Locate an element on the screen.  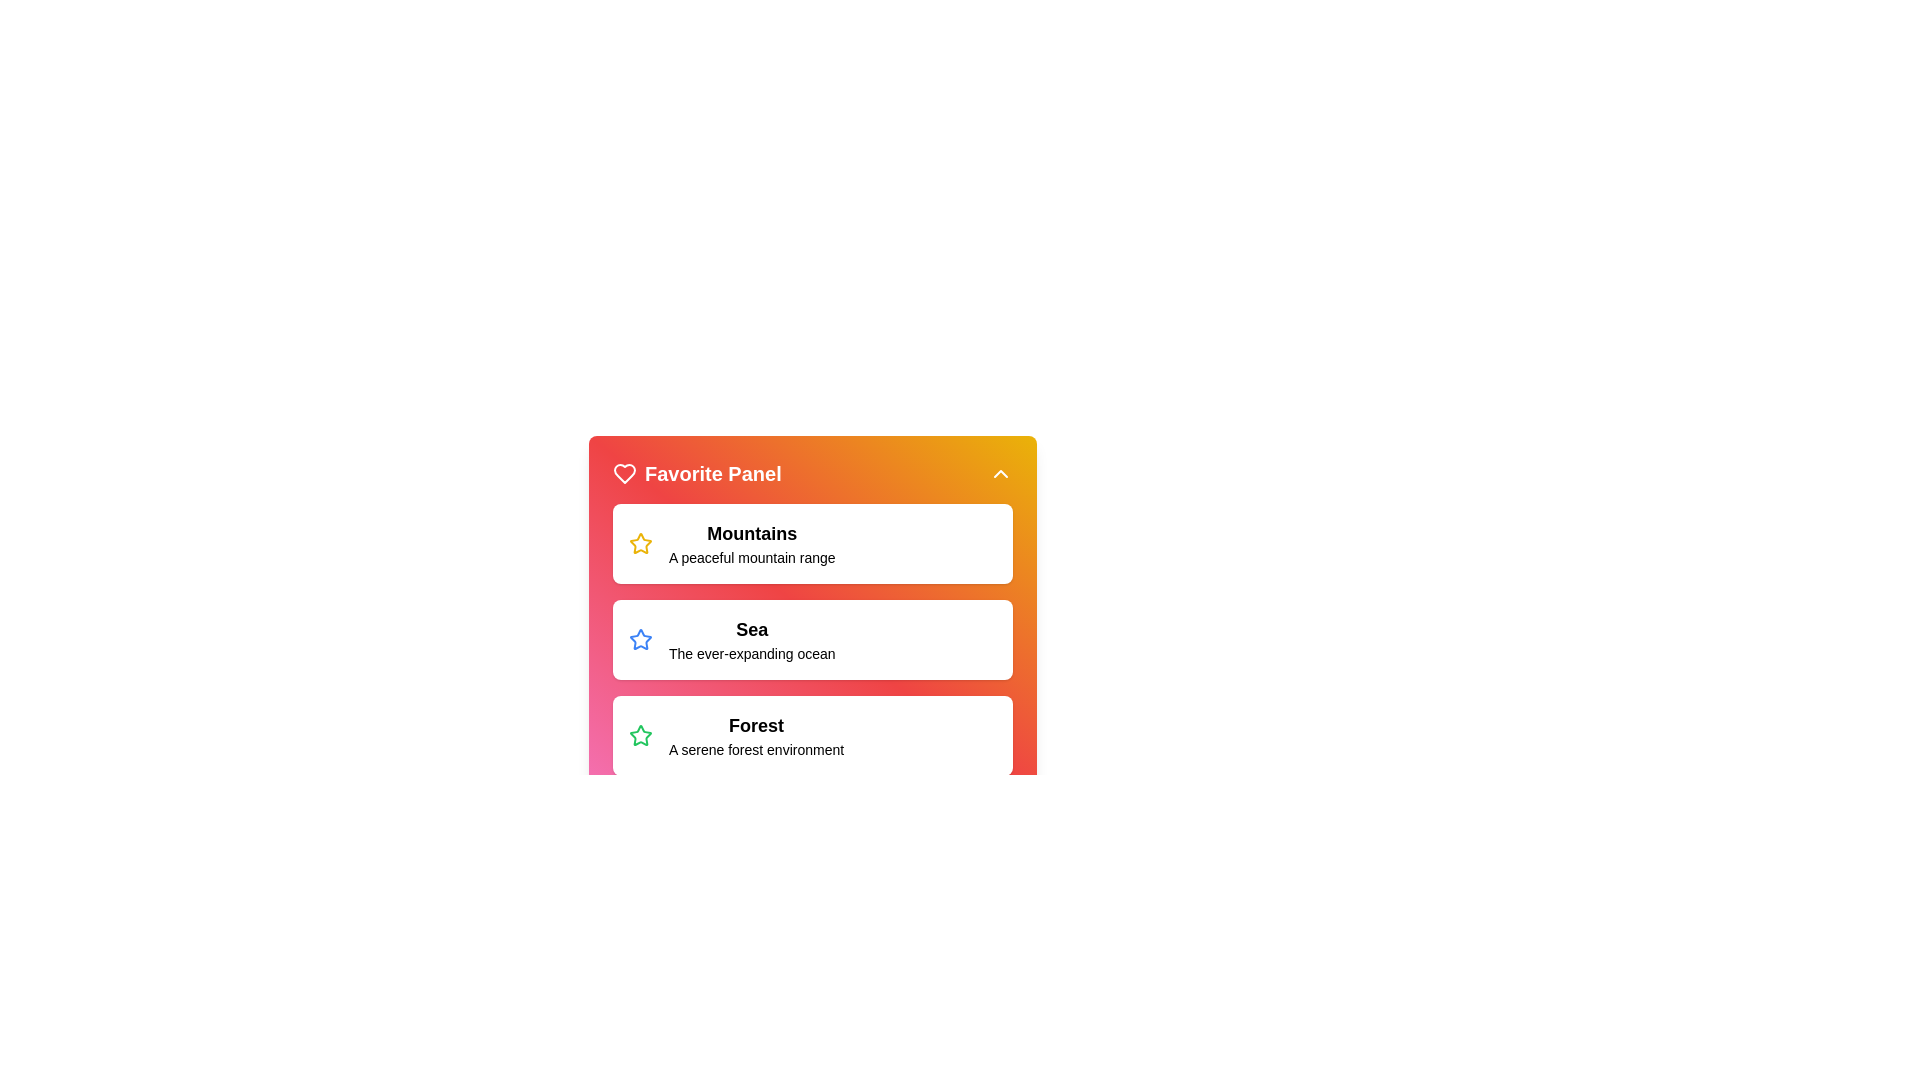
the descriptive text label located under the 'Forest' title in the Favorite Panel, which provides additional context about the title is located at coordinates (755, 749).